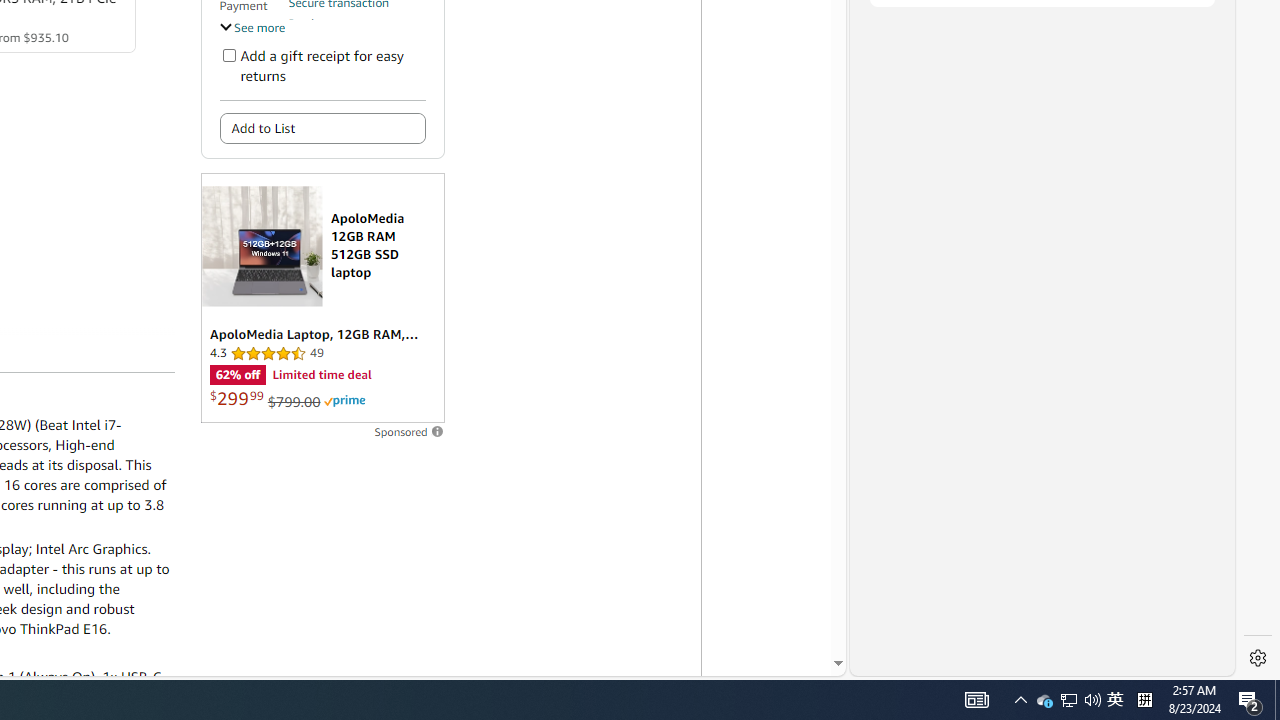 This screenshot has height=720, width=1280. What do you see at coordinates (322, 298) in the screenshot?
I see `'Sponsored ad'` at bounding box center [322, 298].